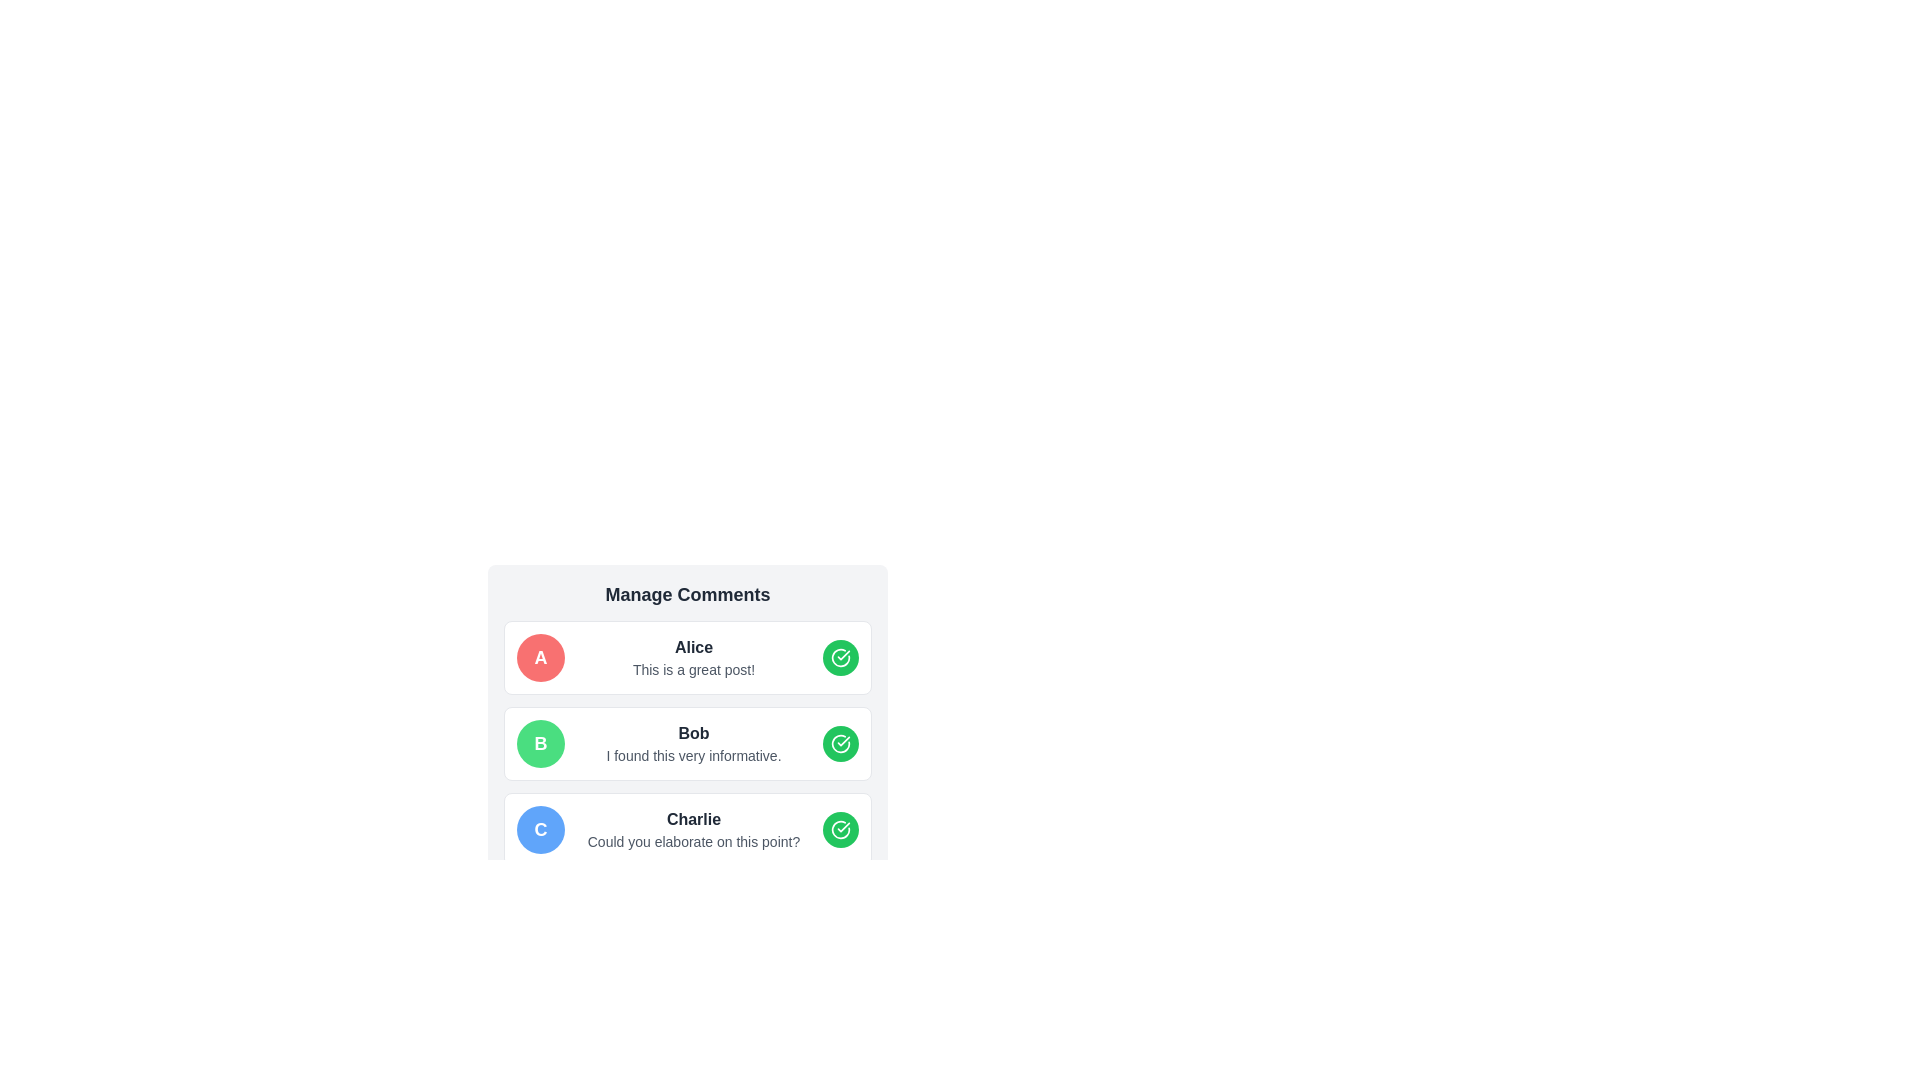  What do you see at coordinates (694, 658) in the screenshot?
I see `comment content displayed below the username 'Alice' in the topmost comment box, which says 'This is a great post!'` at bounding box center [694, 658].